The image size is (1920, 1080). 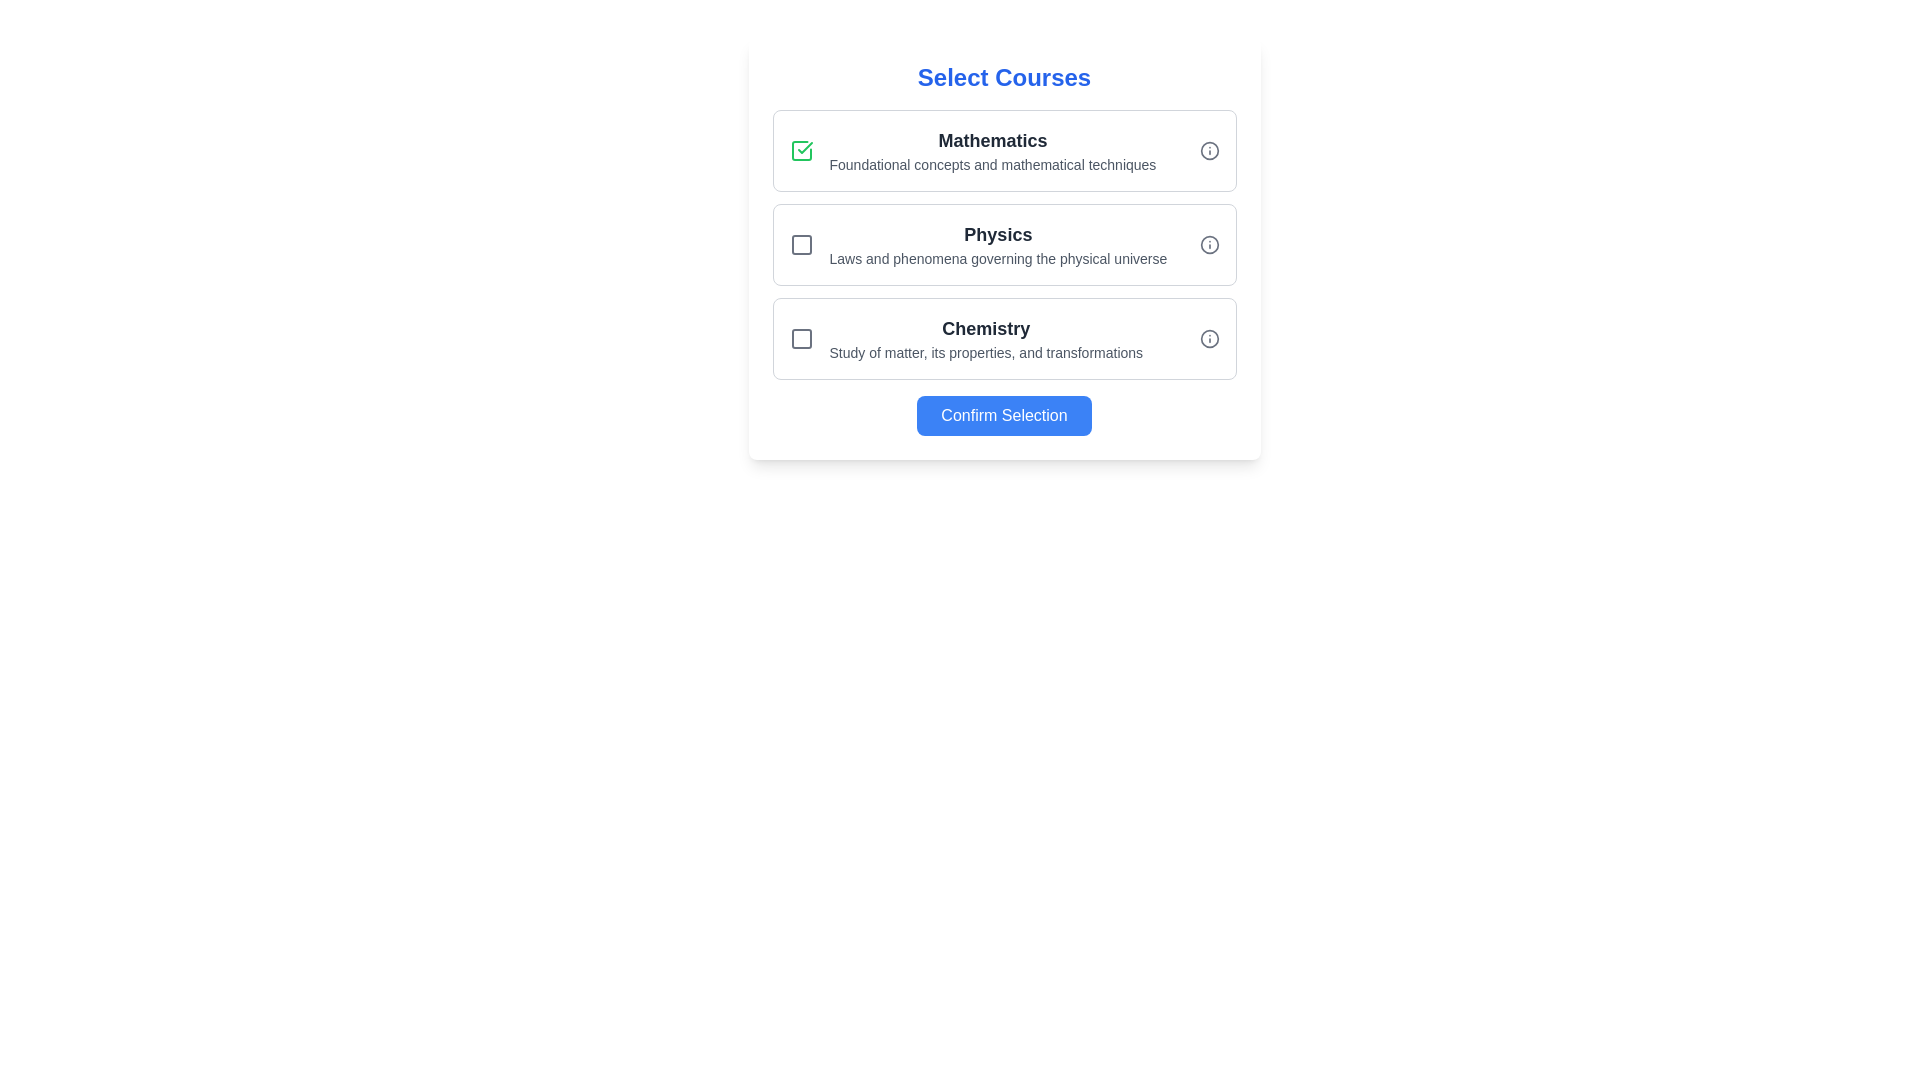 What do you see at coordinates (1208, 244) in the screenshot?
I see `the central circular part of the 'info' icon located to the right of the 'Physics' course selection in a vertically arranged list of courses` at bounding box center [1208, 244].